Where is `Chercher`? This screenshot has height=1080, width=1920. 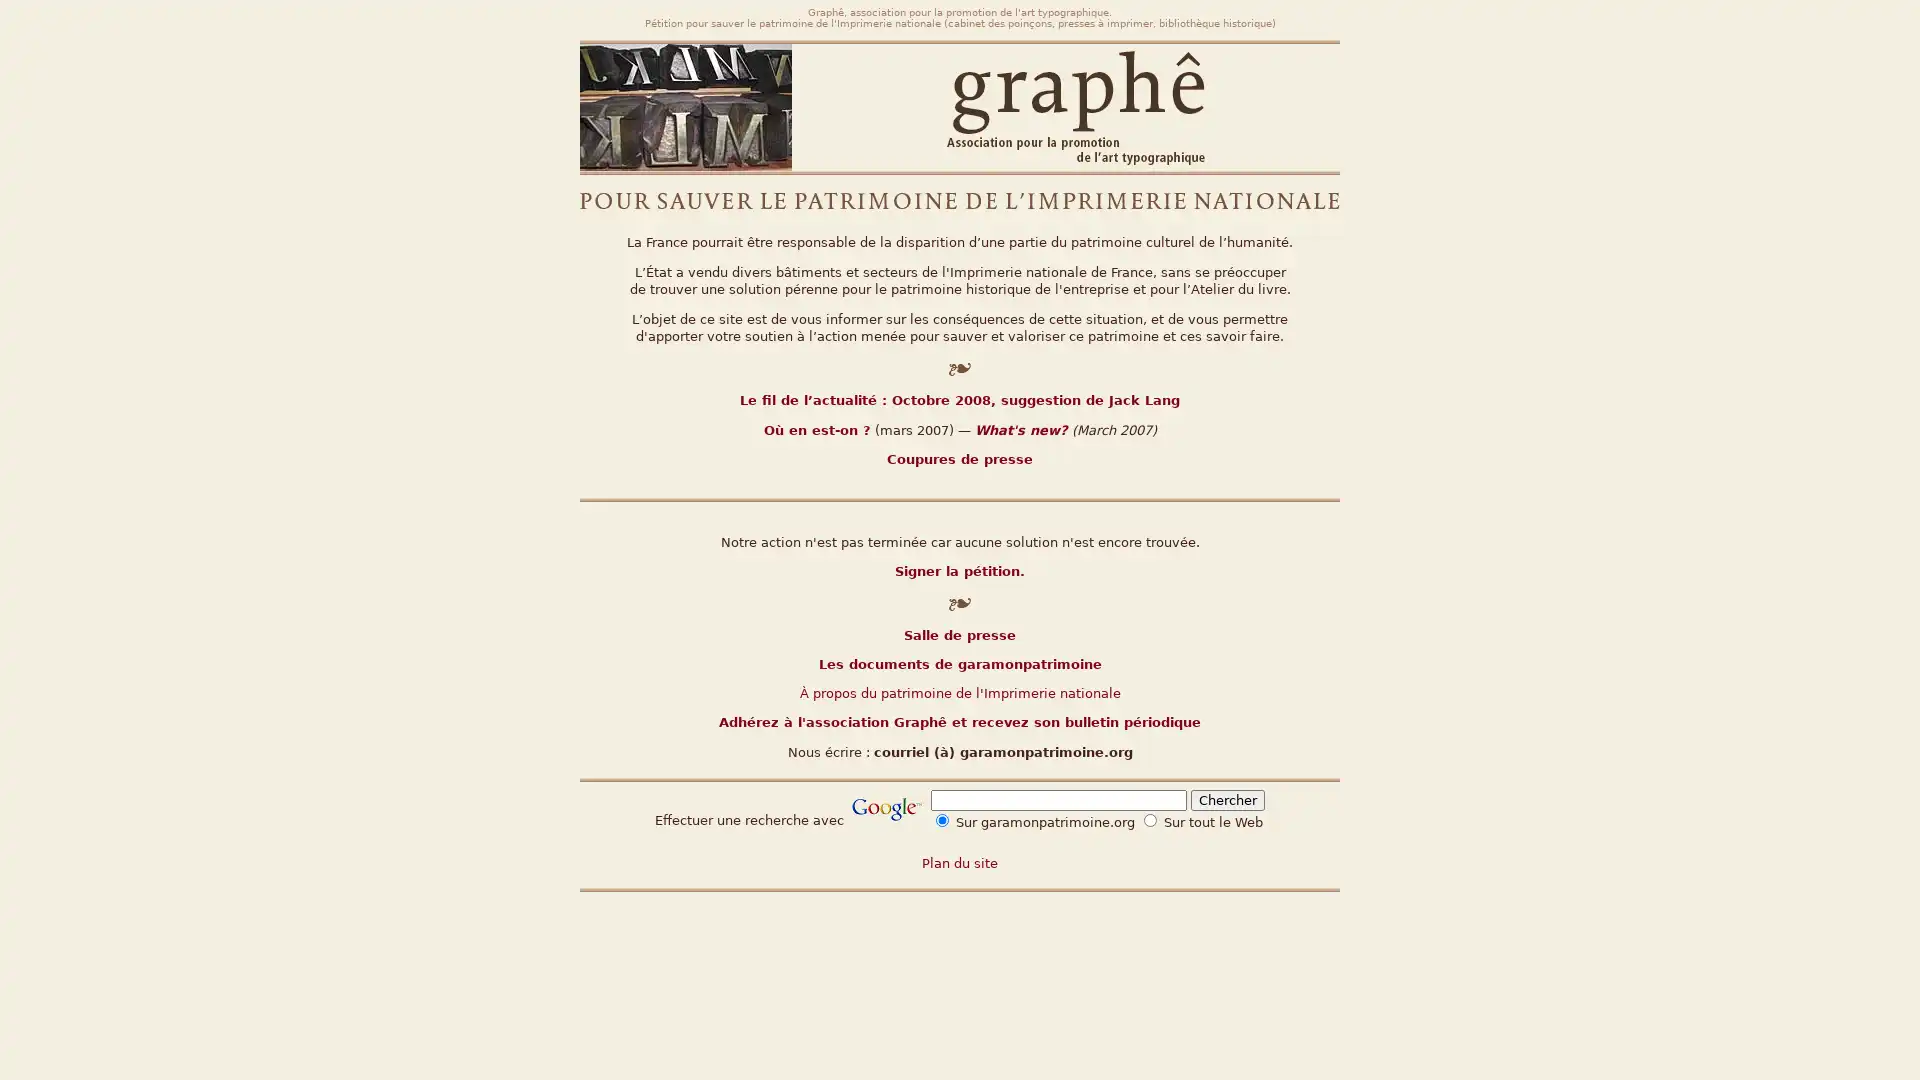 Chercher is located at coordinates (1227, 799).